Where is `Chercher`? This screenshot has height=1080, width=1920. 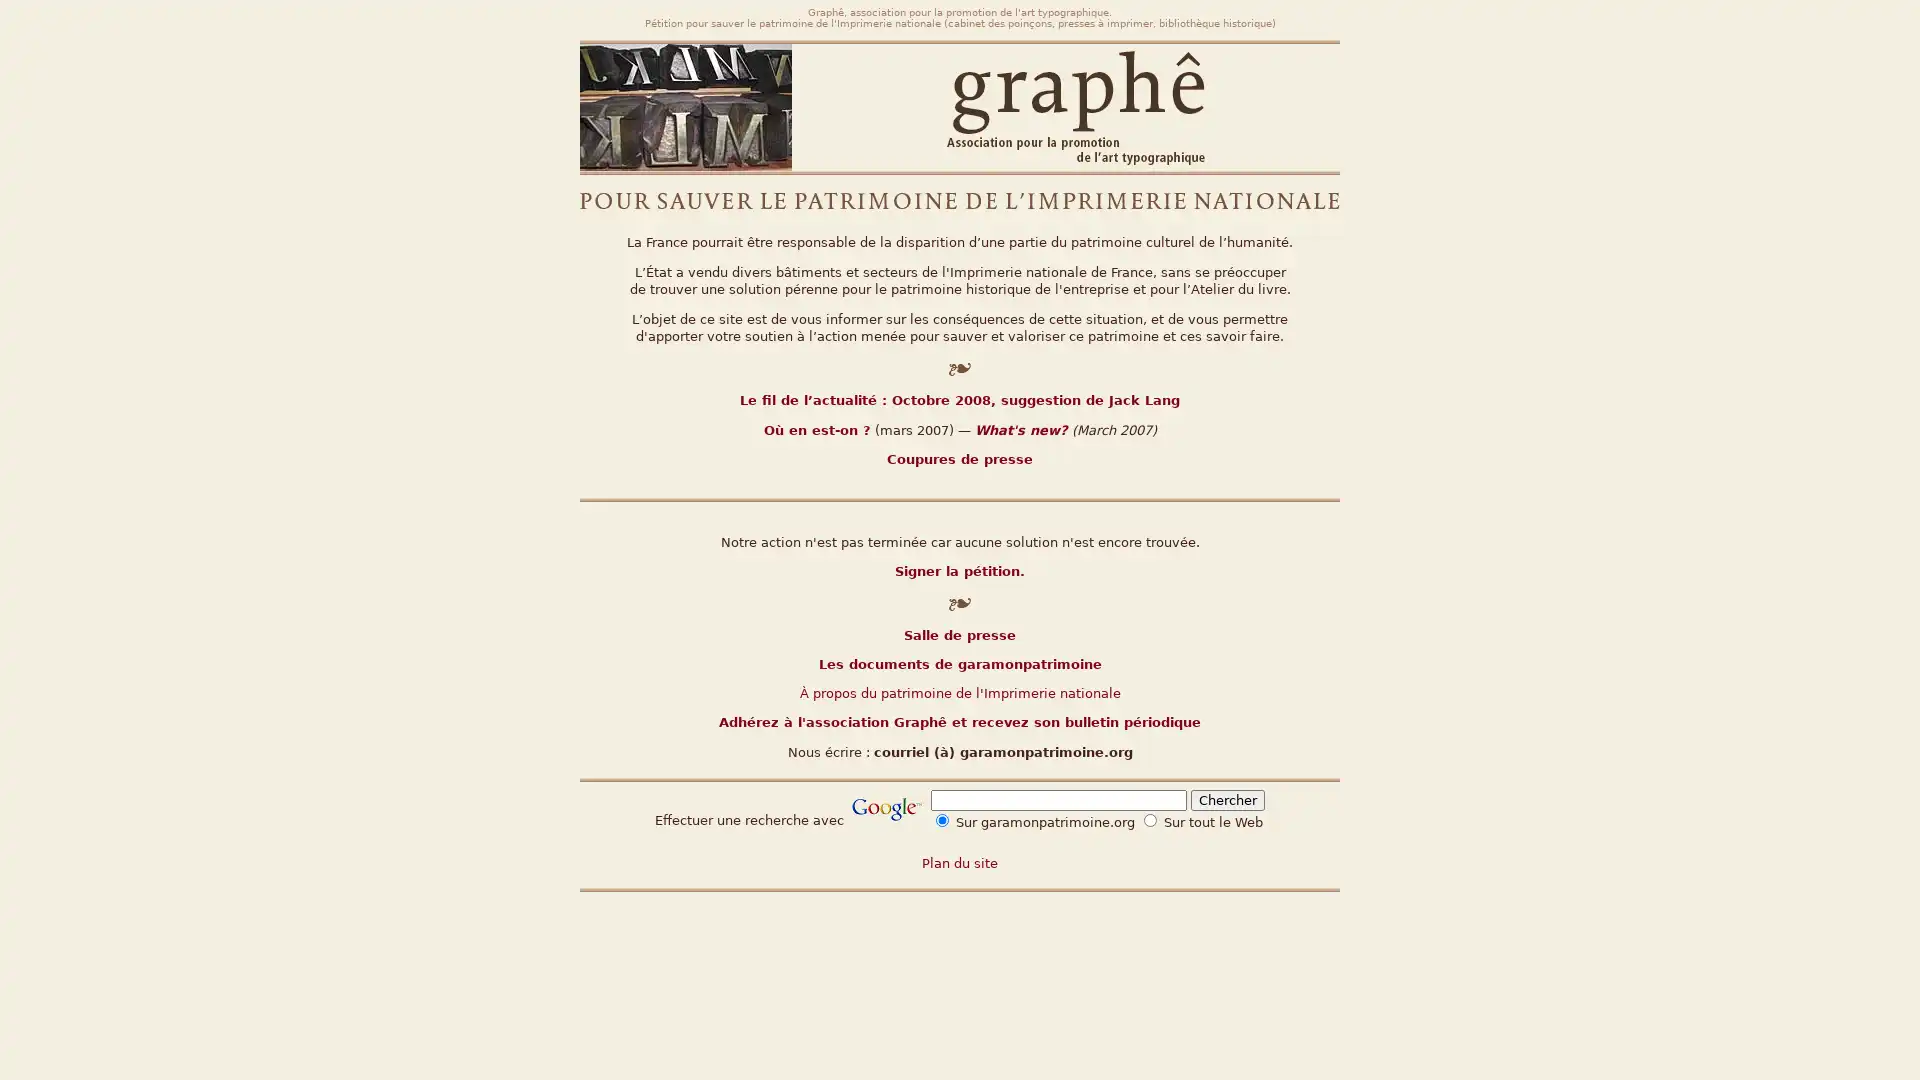 Chercher is located at coordinates (1227, 799).